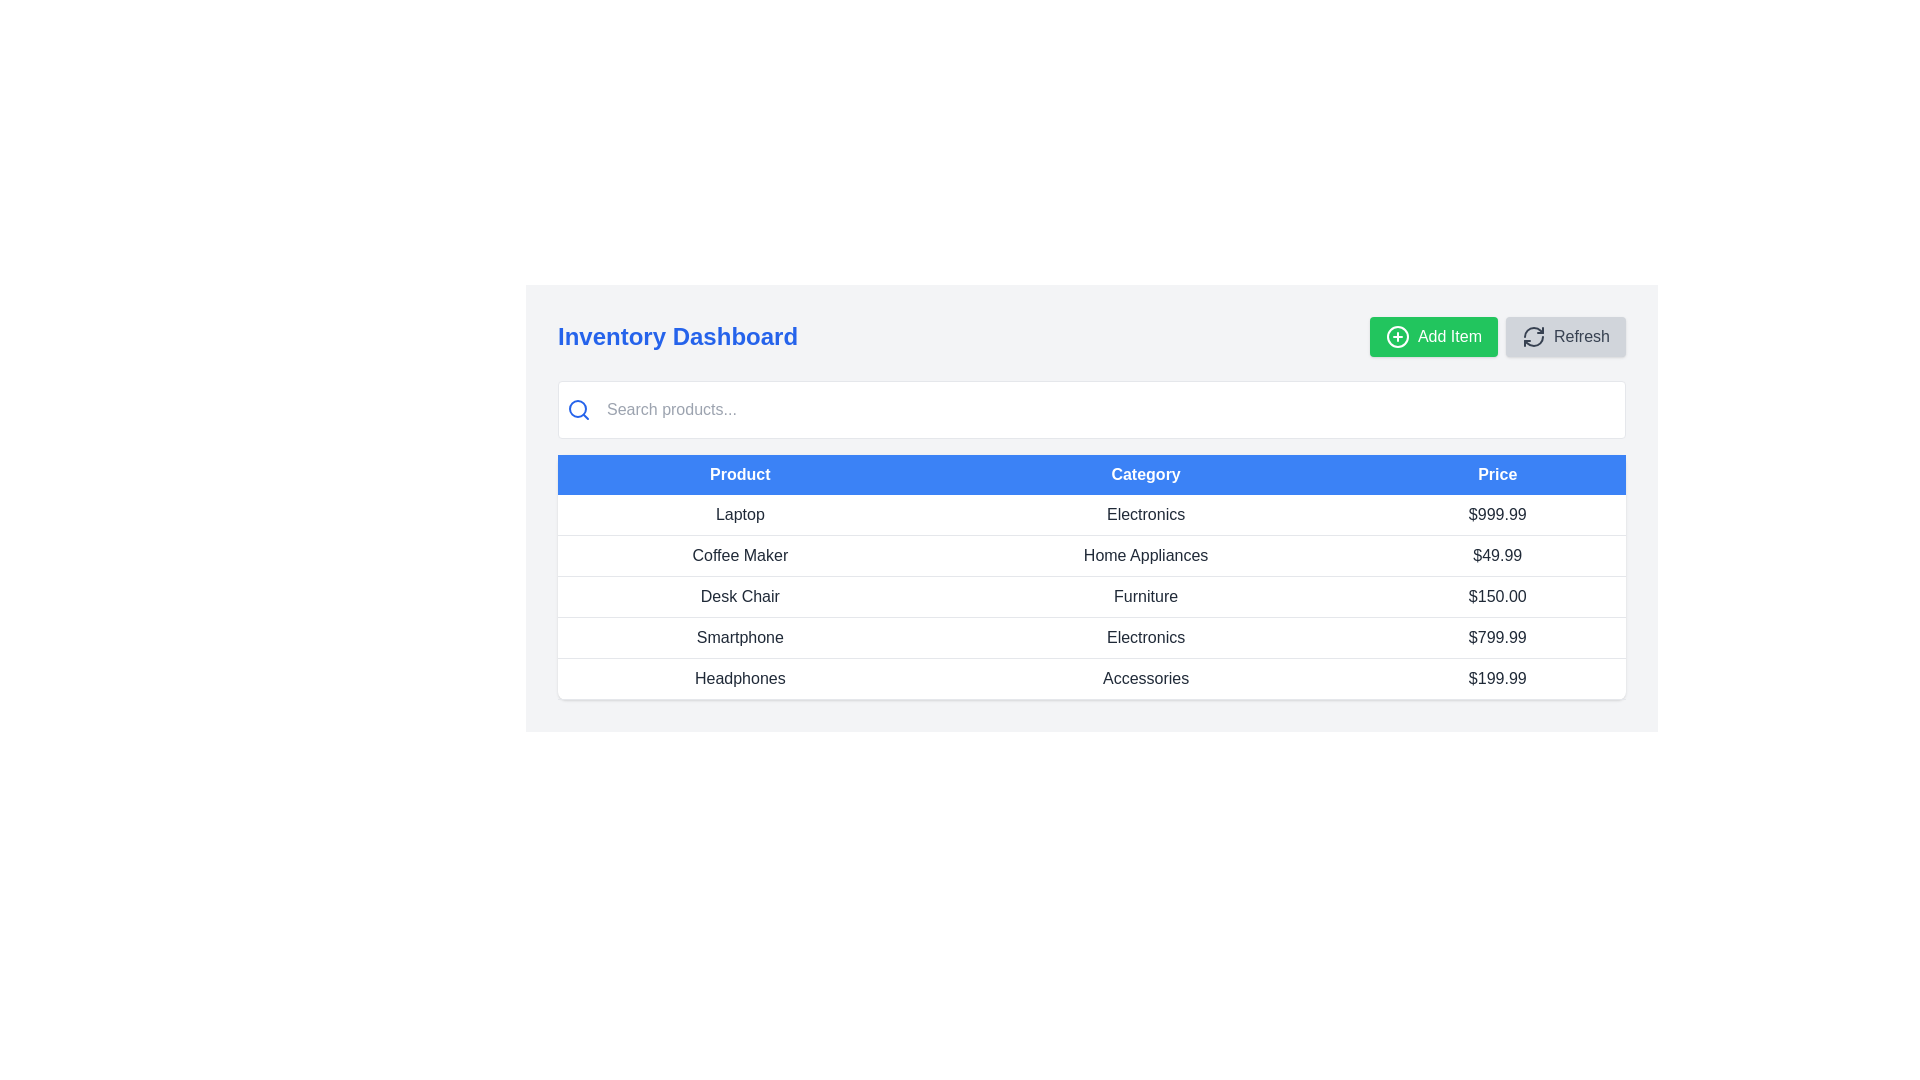 The image size is (1920, 1080). I want to click on the green rectangular button labeled 'Add Item' located on the top-right section of the interface, so click(1432, 335).